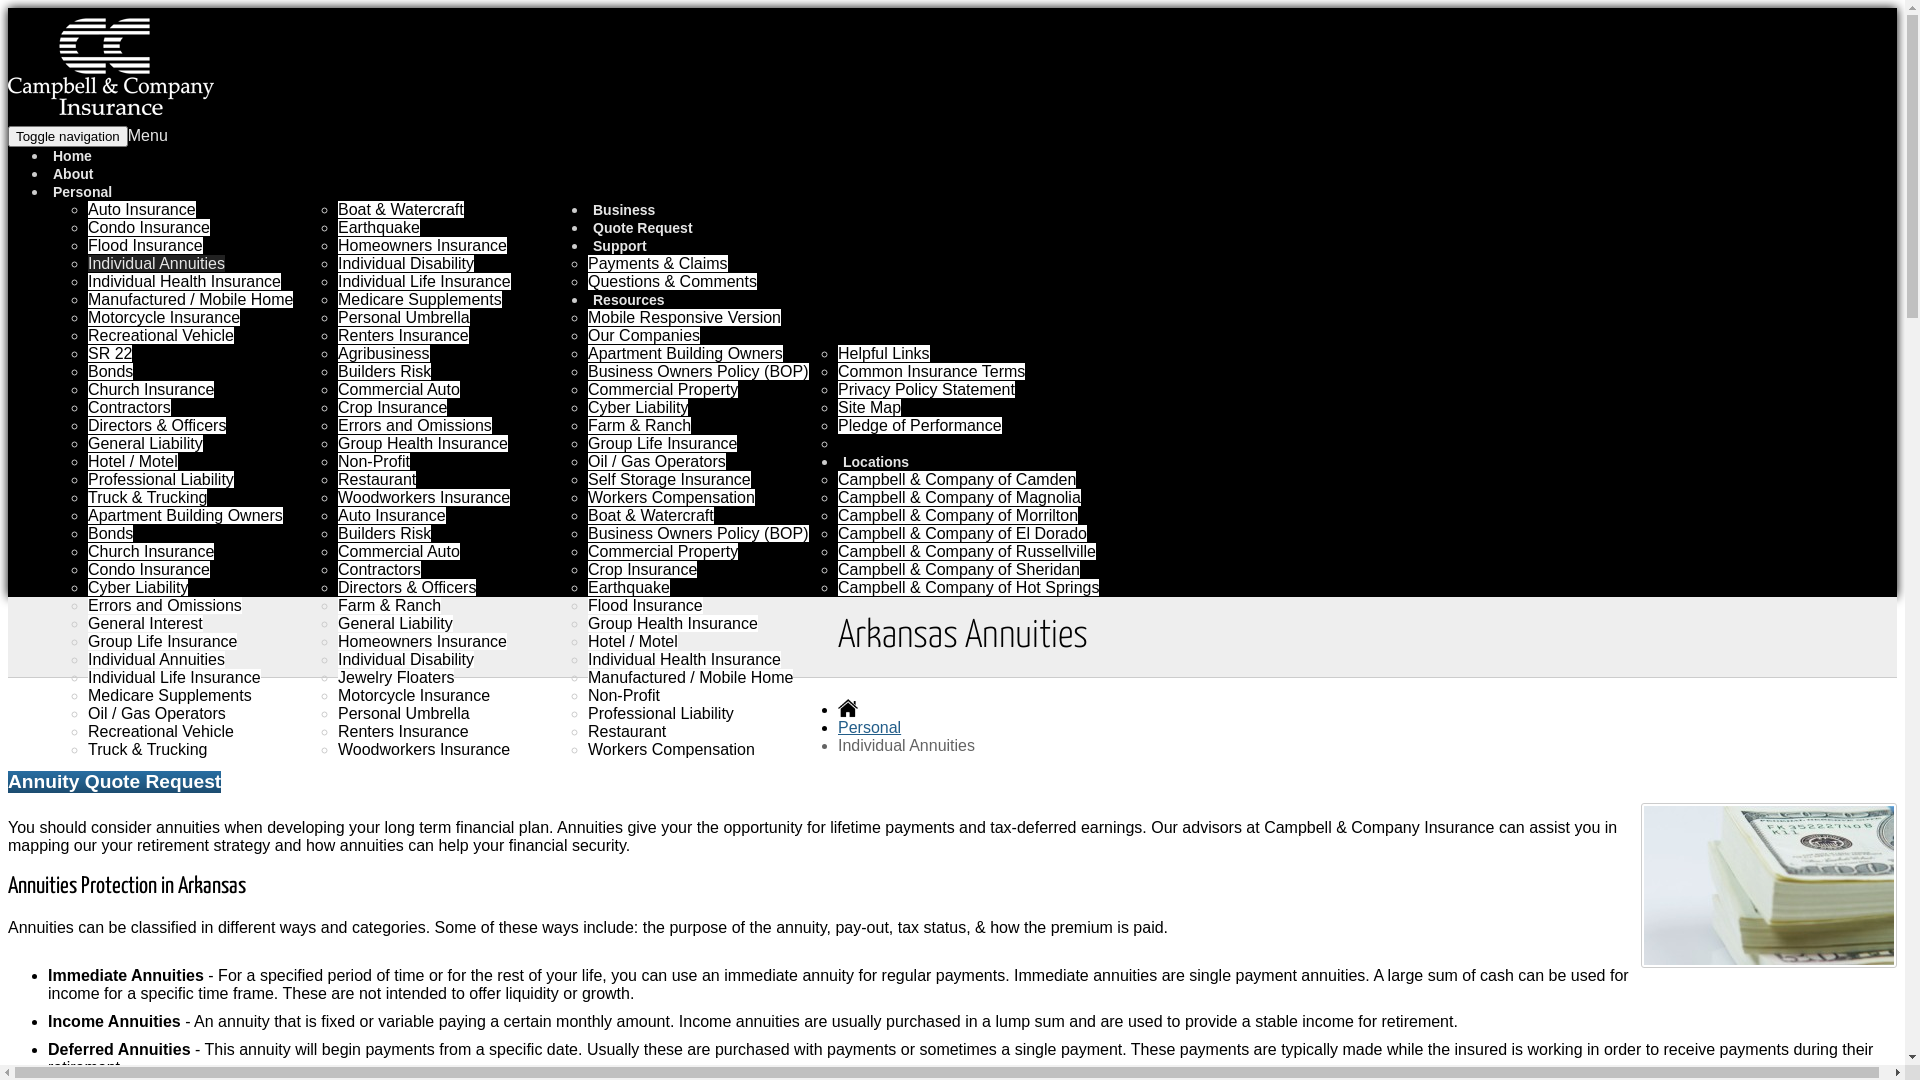  What do you see at coordinates (161, 479) in the screenshot?
I see `'Professional Liability'` at bounding box center [161, 479].